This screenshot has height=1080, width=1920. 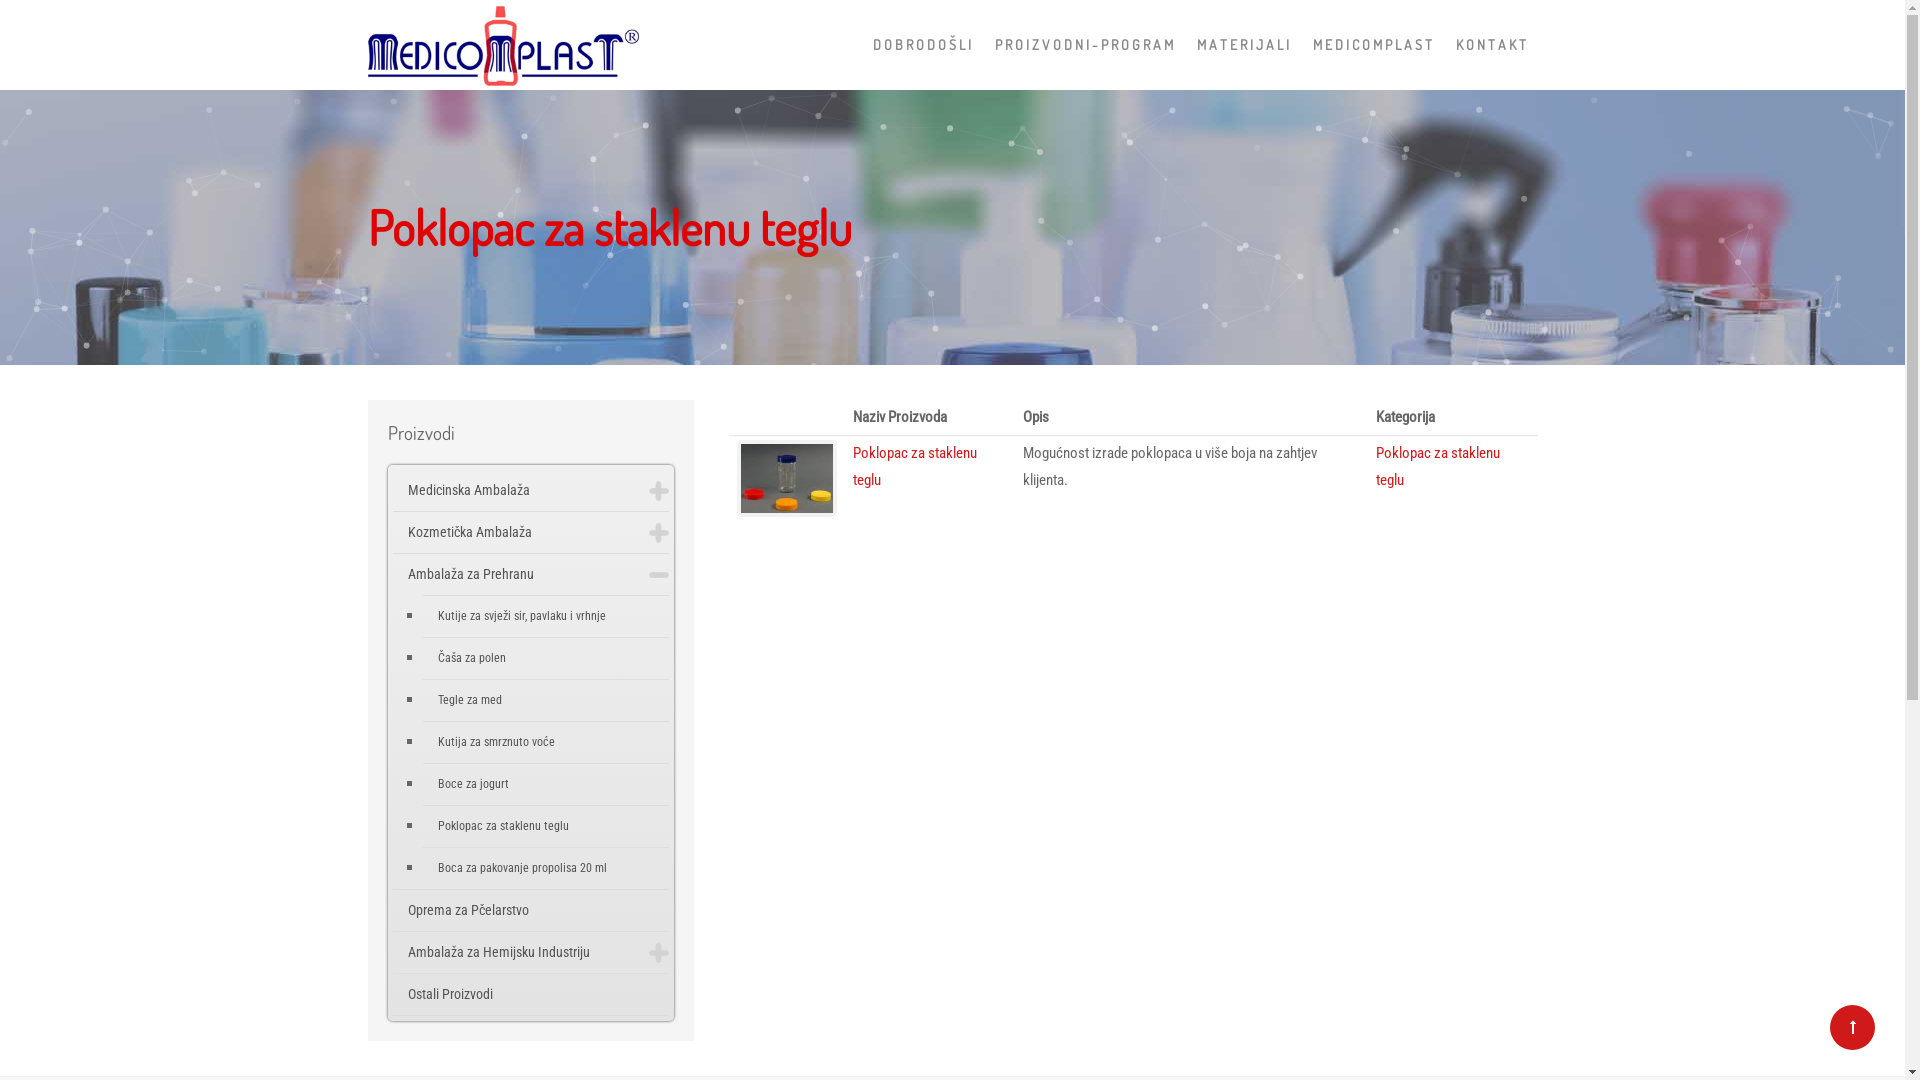 What do you see at coordinates (545, 867) in the screenshot?
I see `'Boca za pakovanje propolisa 20 ml'` at bounding box center [545, 867].